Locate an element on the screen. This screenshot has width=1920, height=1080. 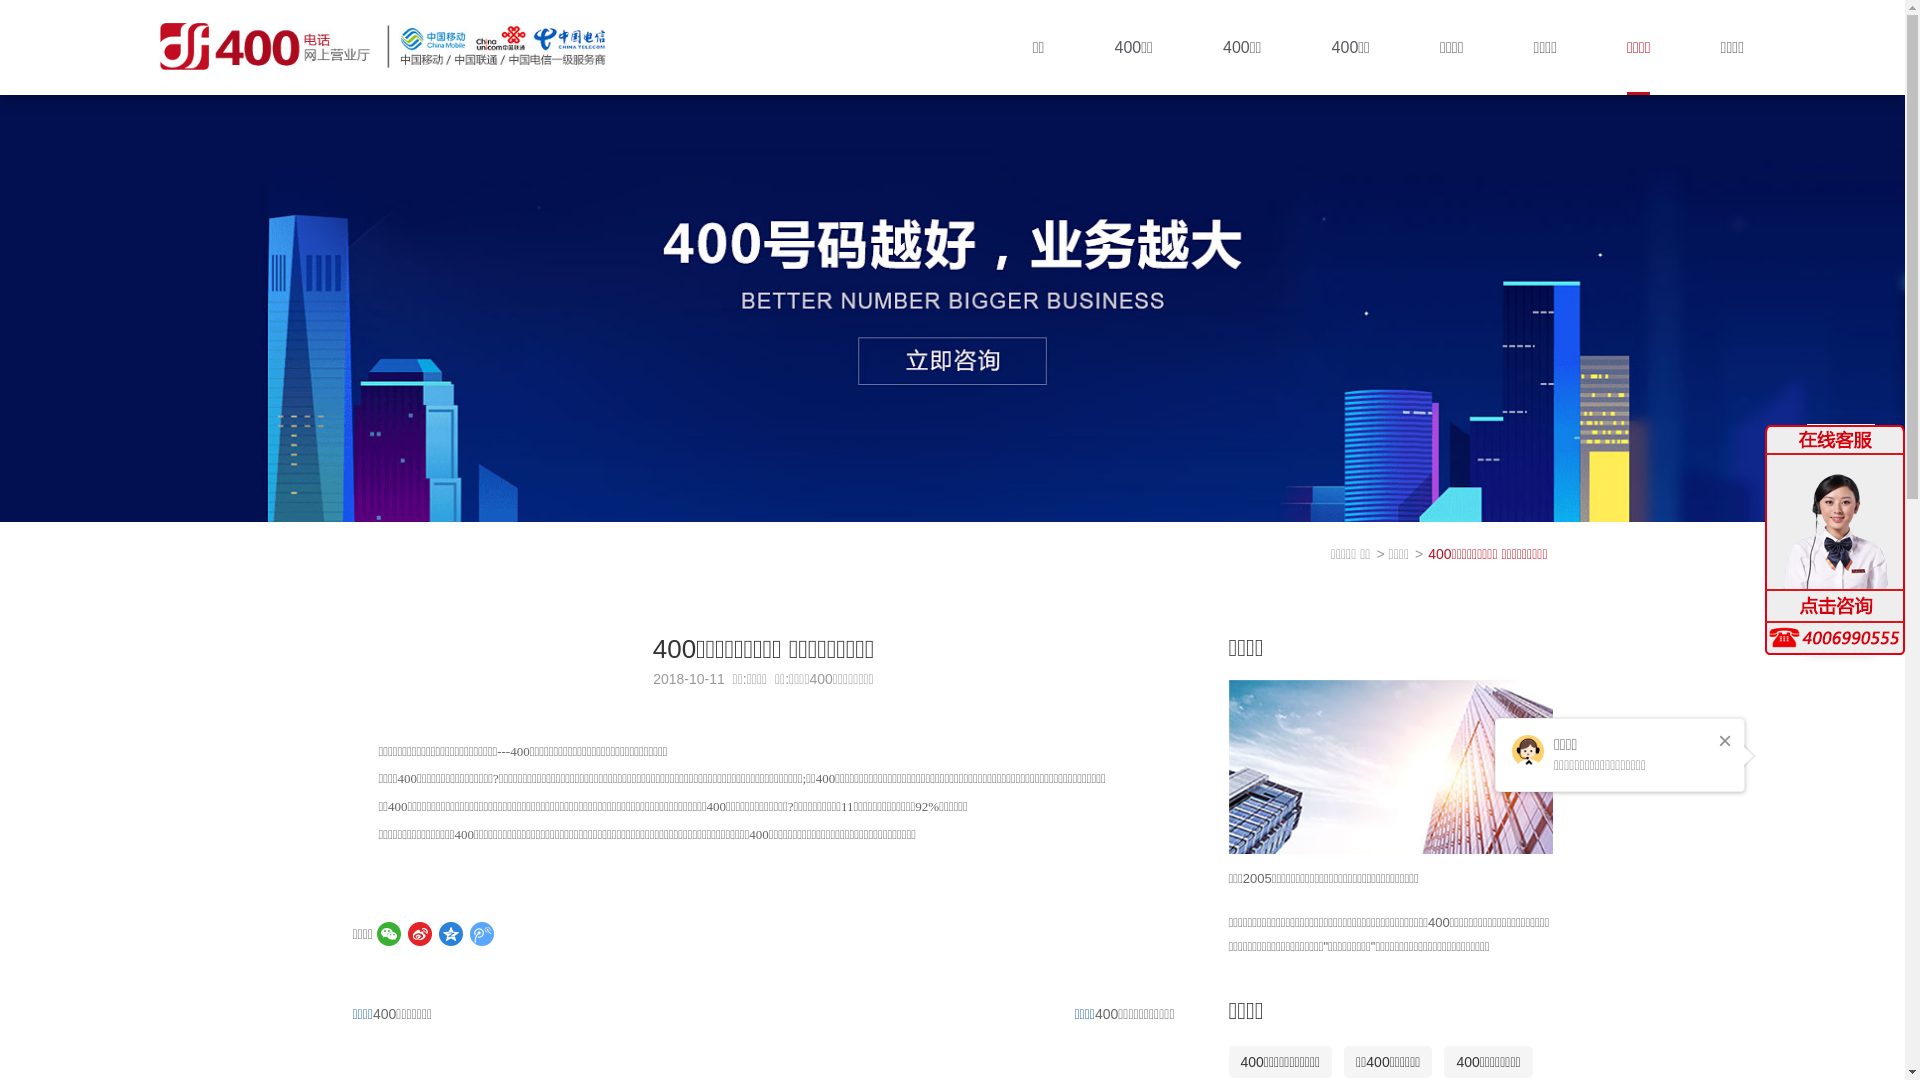
'Q Q' is located at coordinates (1840, 524).